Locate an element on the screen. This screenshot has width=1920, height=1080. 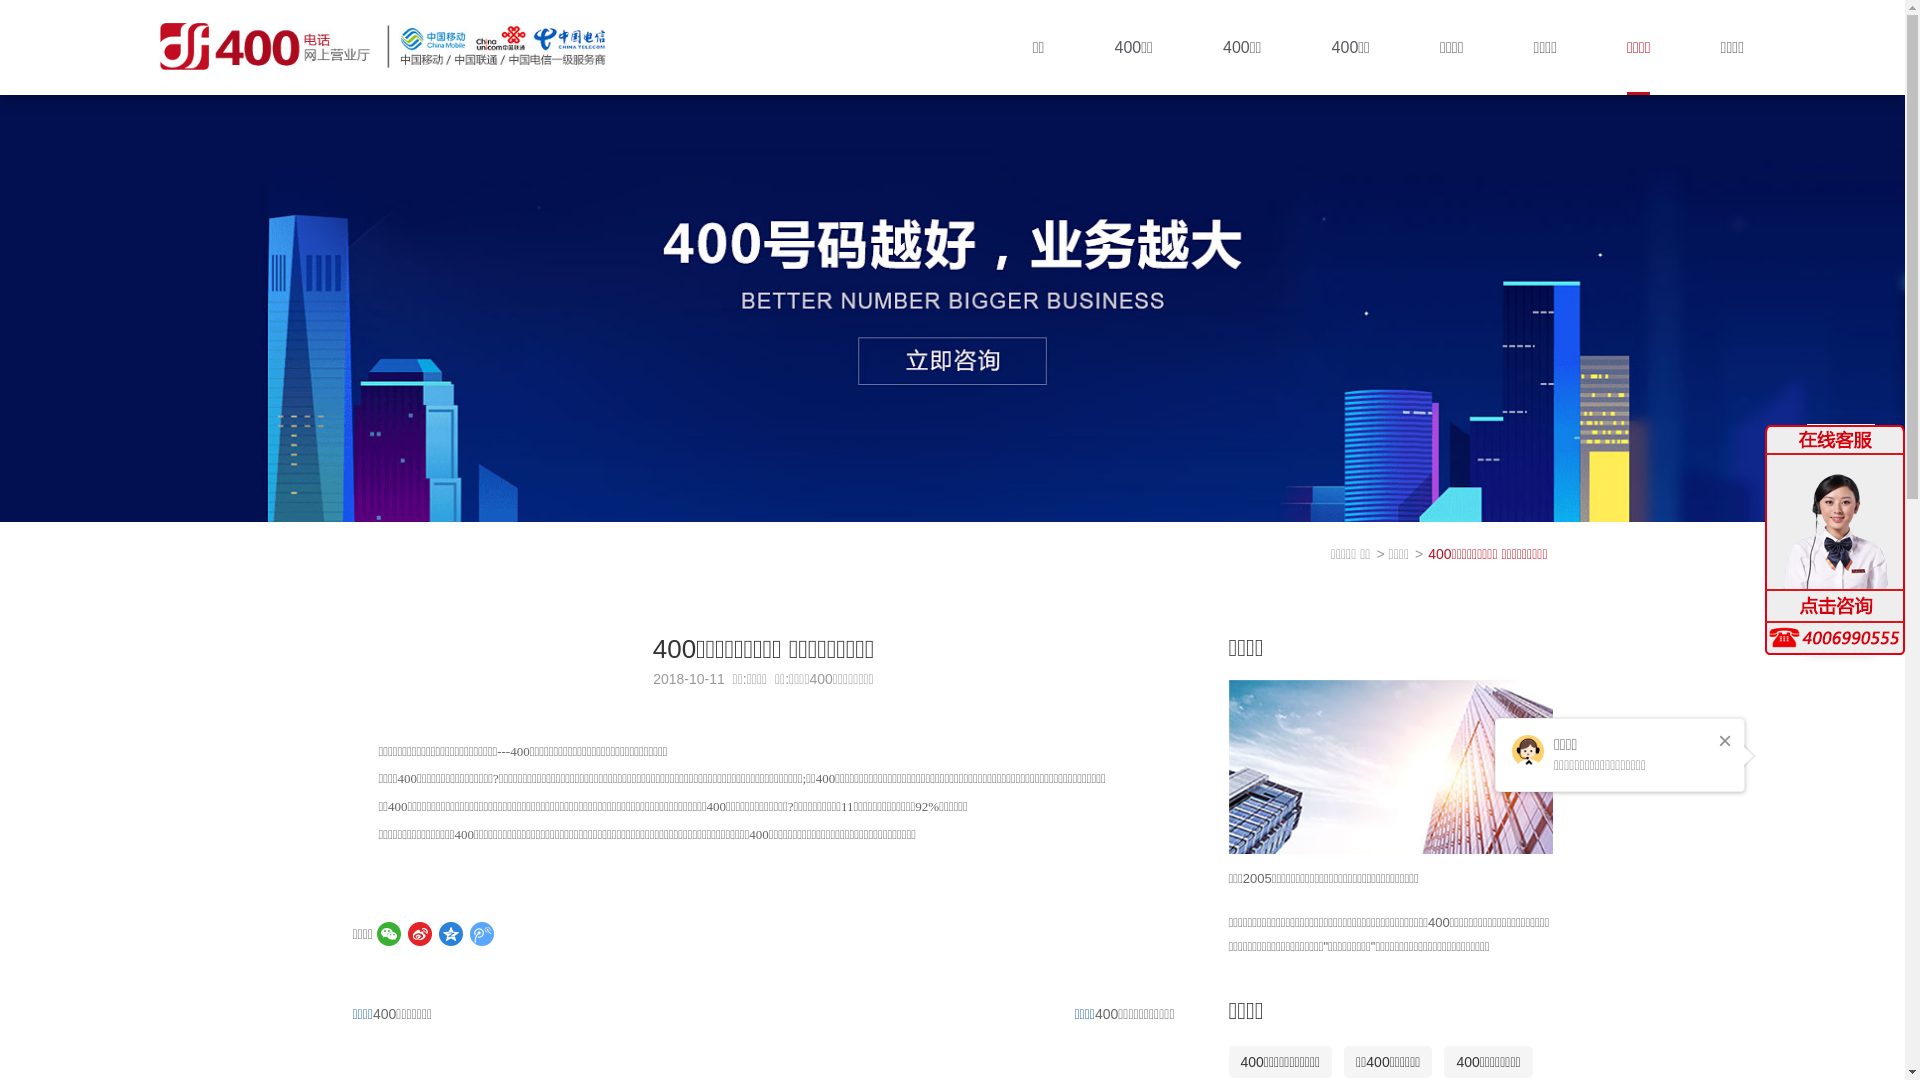
'Q Q' is located at coordinates (1840, 524).